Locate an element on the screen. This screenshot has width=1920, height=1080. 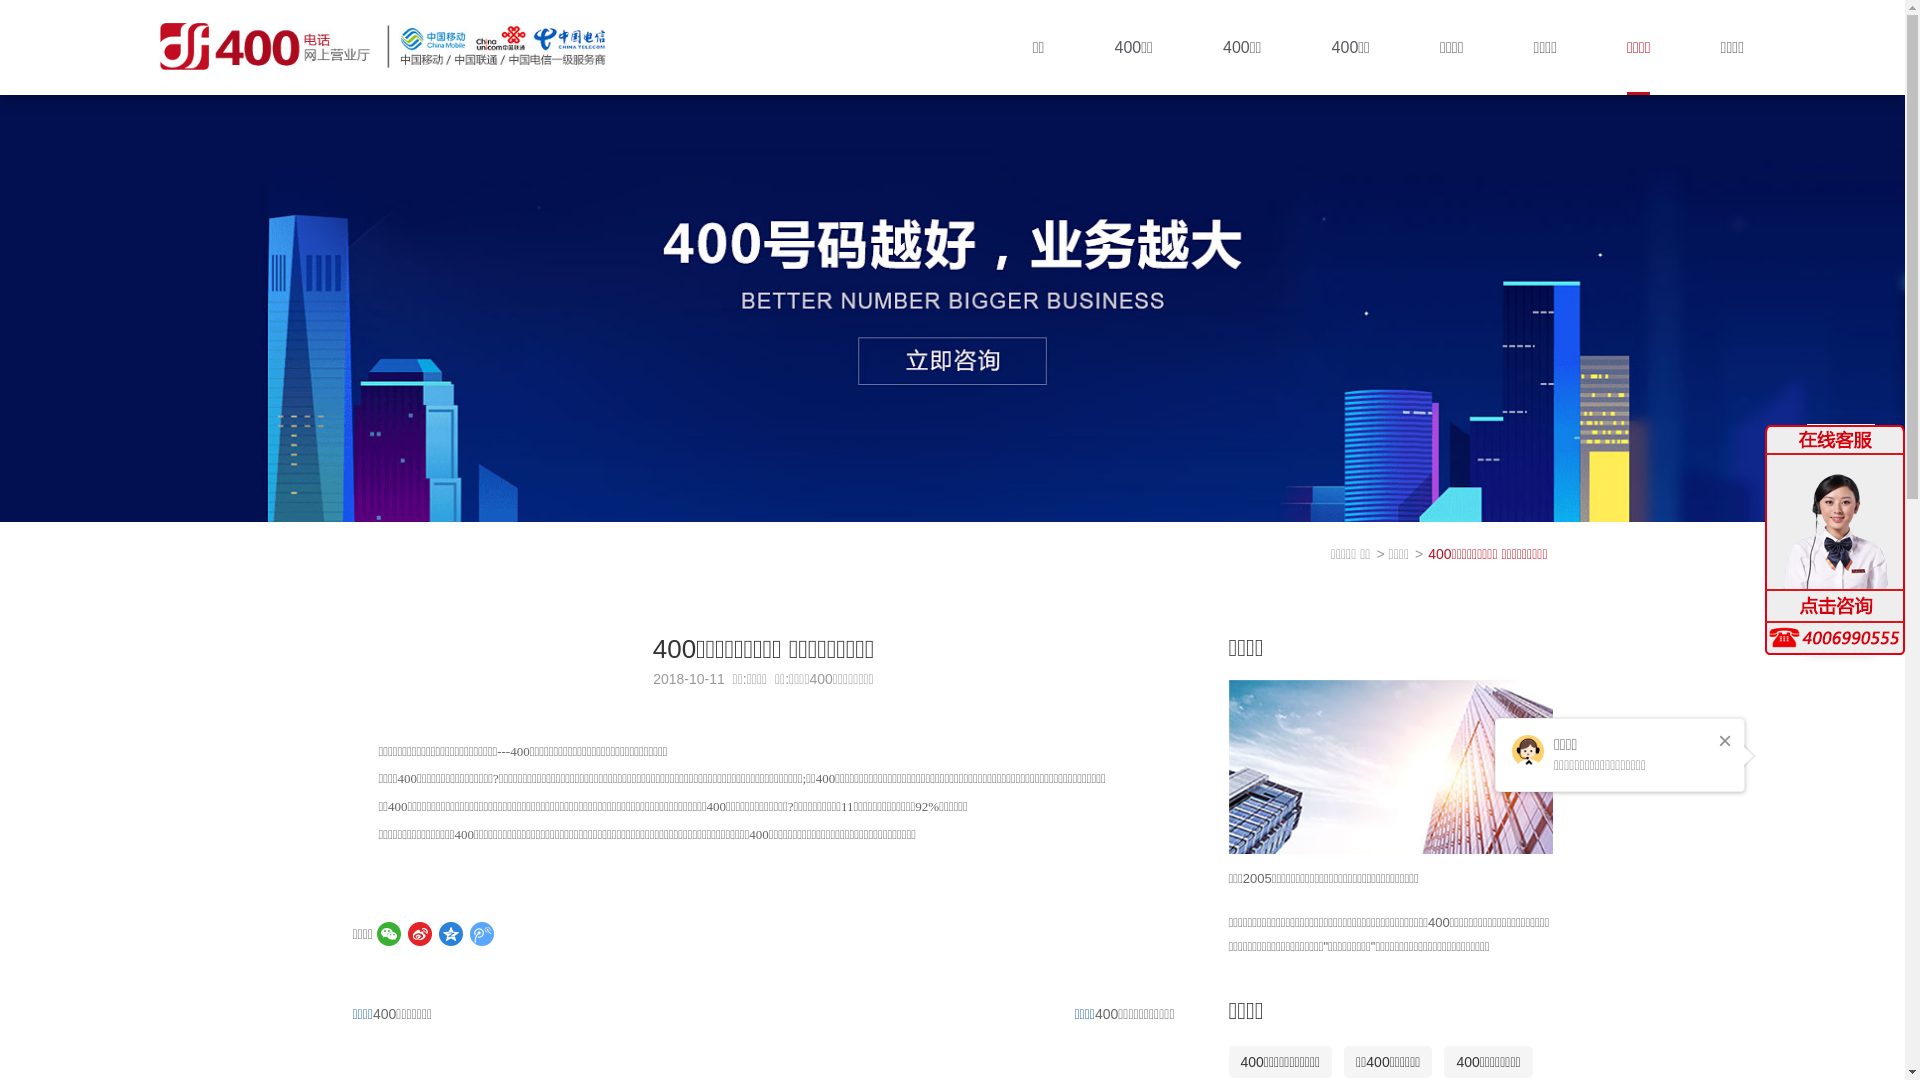
'Q Q' is located at coordinates (1840, 524).